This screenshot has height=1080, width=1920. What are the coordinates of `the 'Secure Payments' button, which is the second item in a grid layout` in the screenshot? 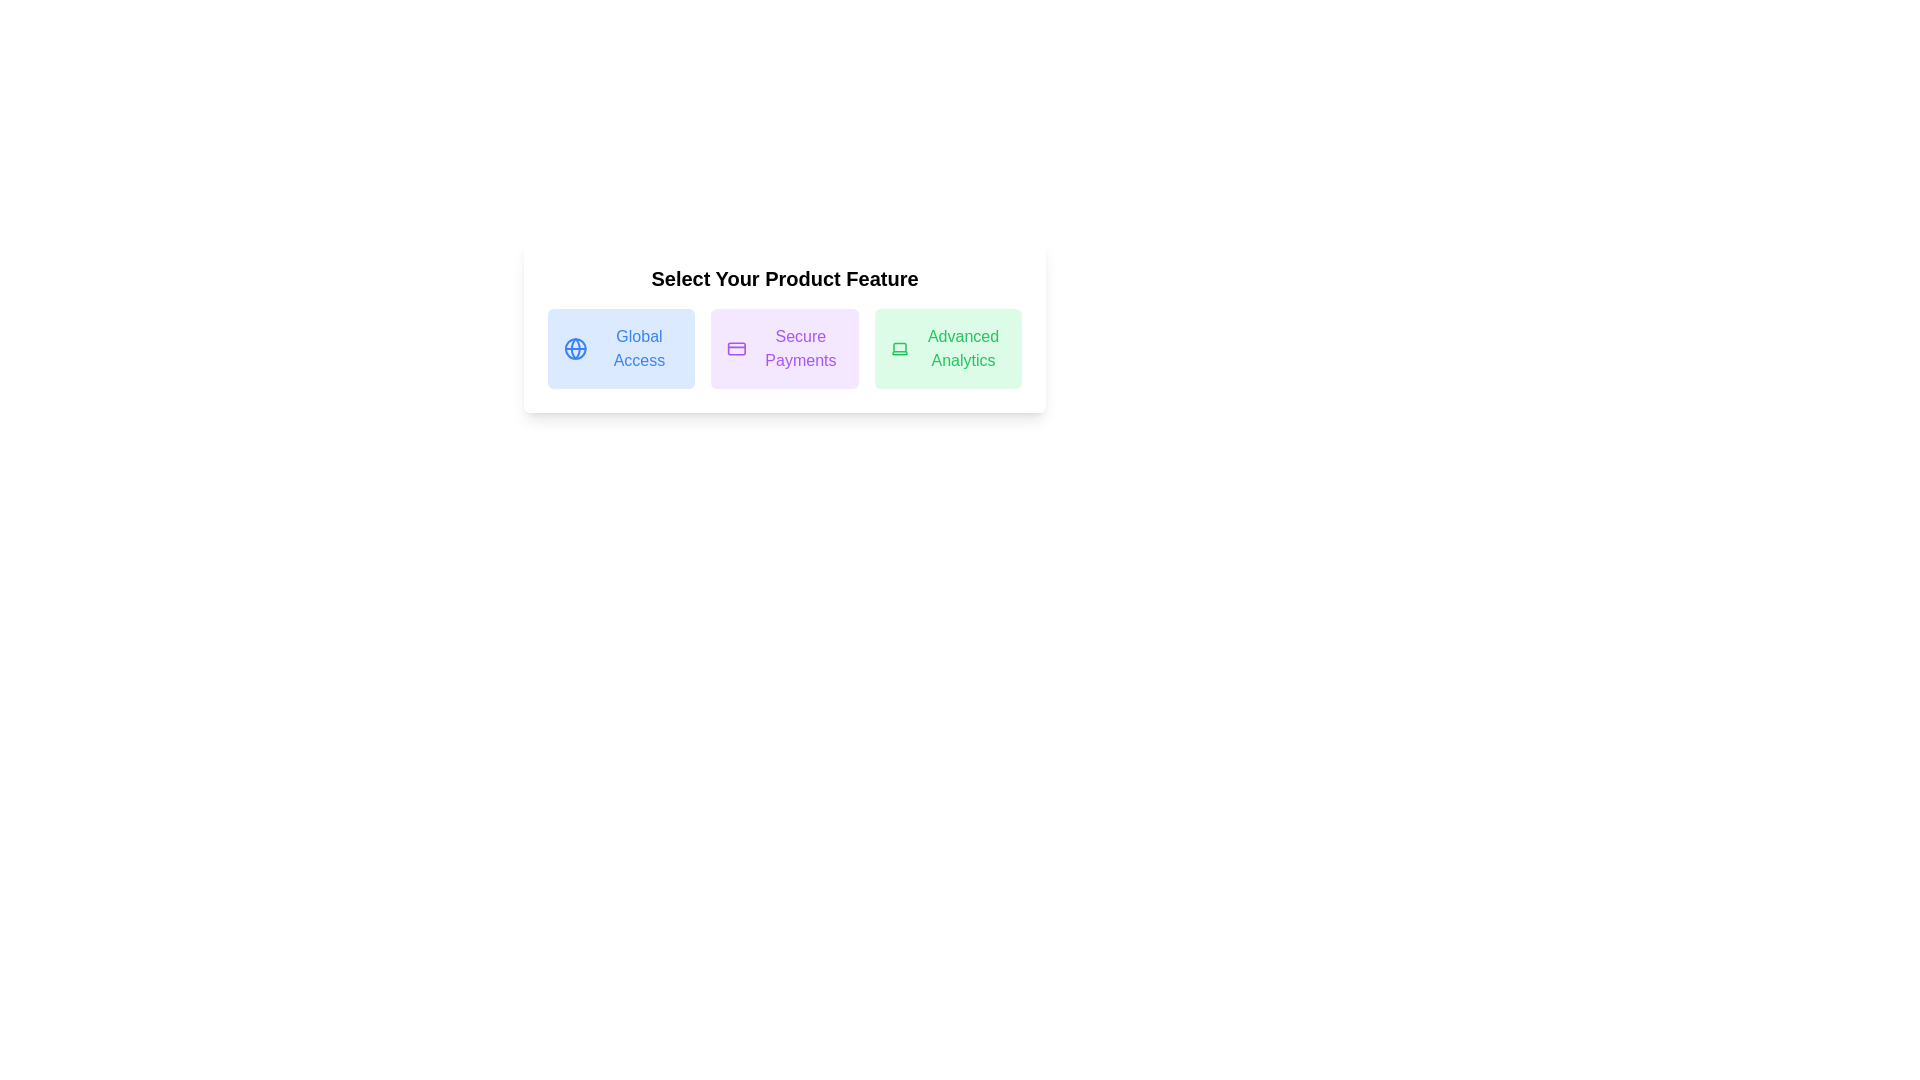 It's located at (783, 347).